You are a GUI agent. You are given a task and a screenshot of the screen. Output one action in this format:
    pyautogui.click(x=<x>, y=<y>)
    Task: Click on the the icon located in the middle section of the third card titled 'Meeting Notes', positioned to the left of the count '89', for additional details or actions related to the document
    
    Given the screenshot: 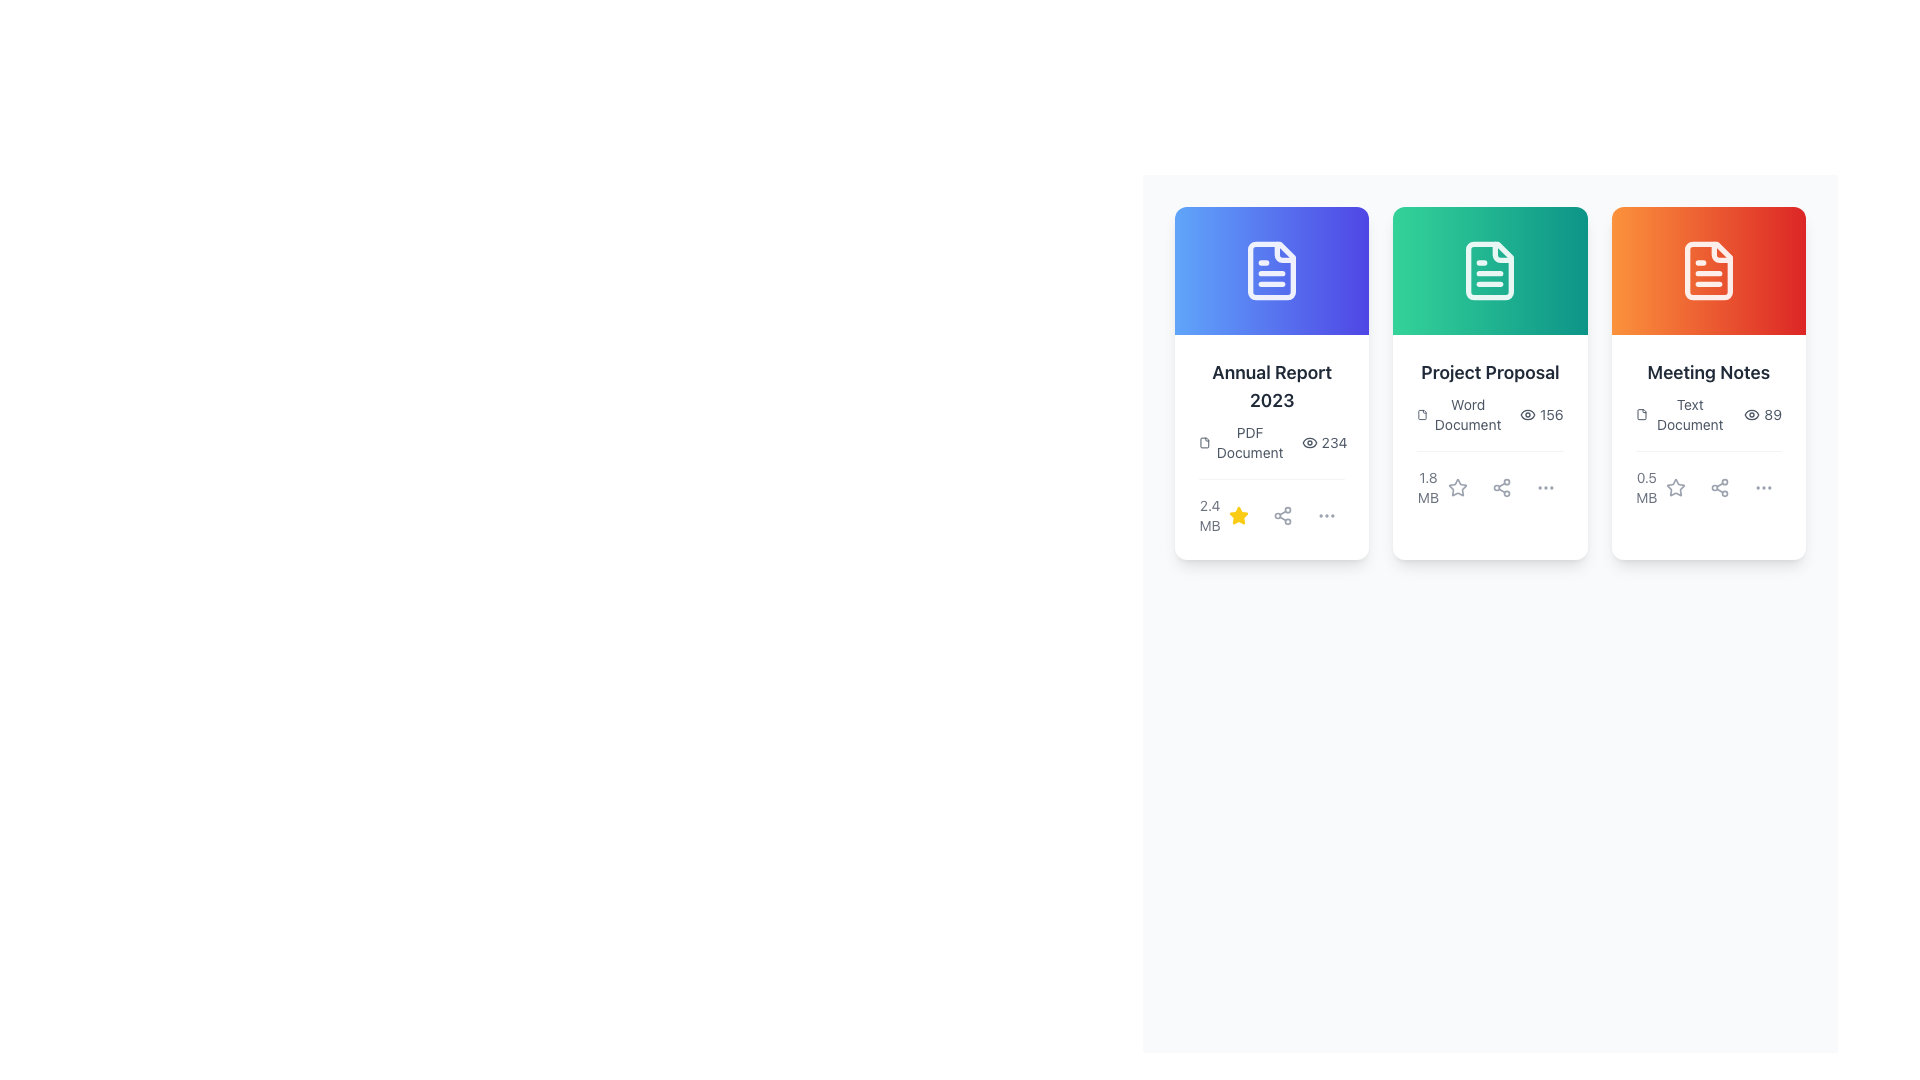 What is the action you would take?
    pyautogui.click(x=1681, y=414)
    